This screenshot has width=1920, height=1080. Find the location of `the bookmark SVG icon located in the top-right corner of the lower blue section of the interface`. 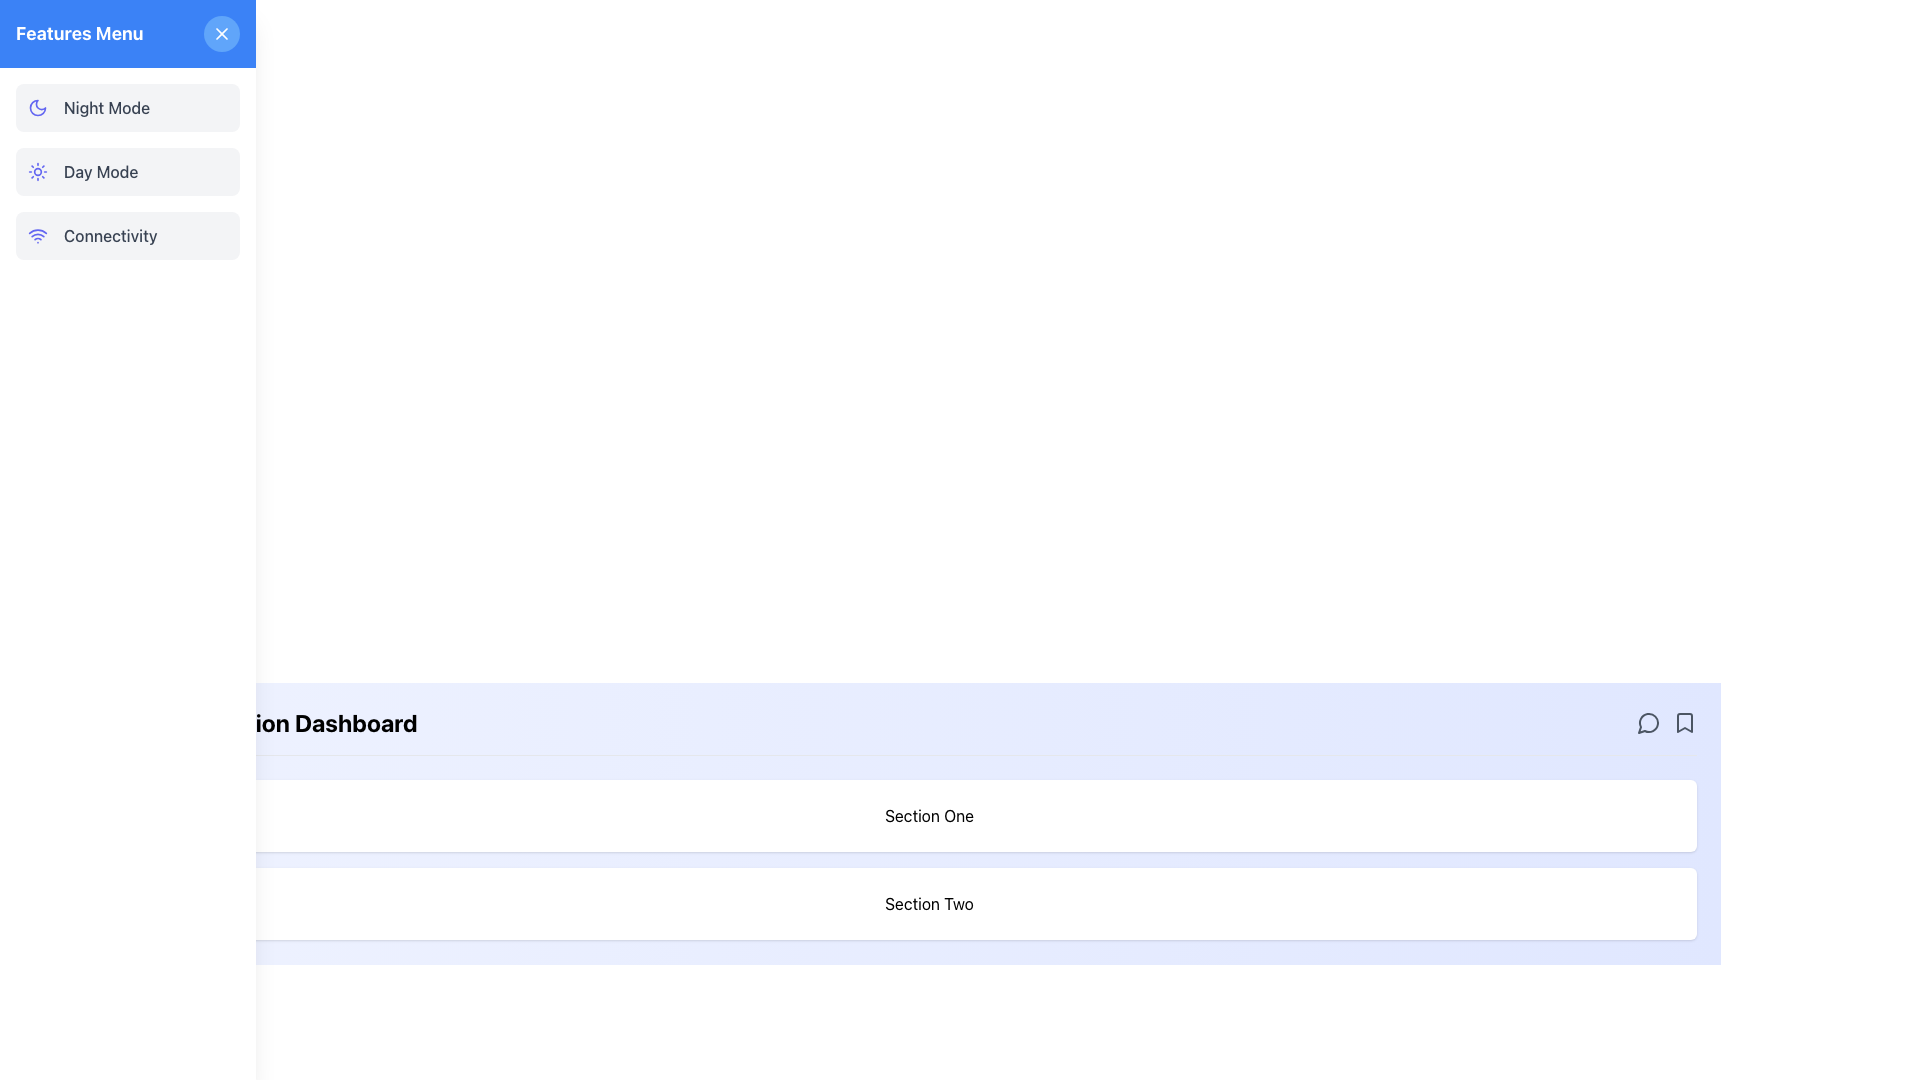

the bookmark SVG icon located in the top-right corner of the lower blue section of the interface is located at coordinates (1683, 722).